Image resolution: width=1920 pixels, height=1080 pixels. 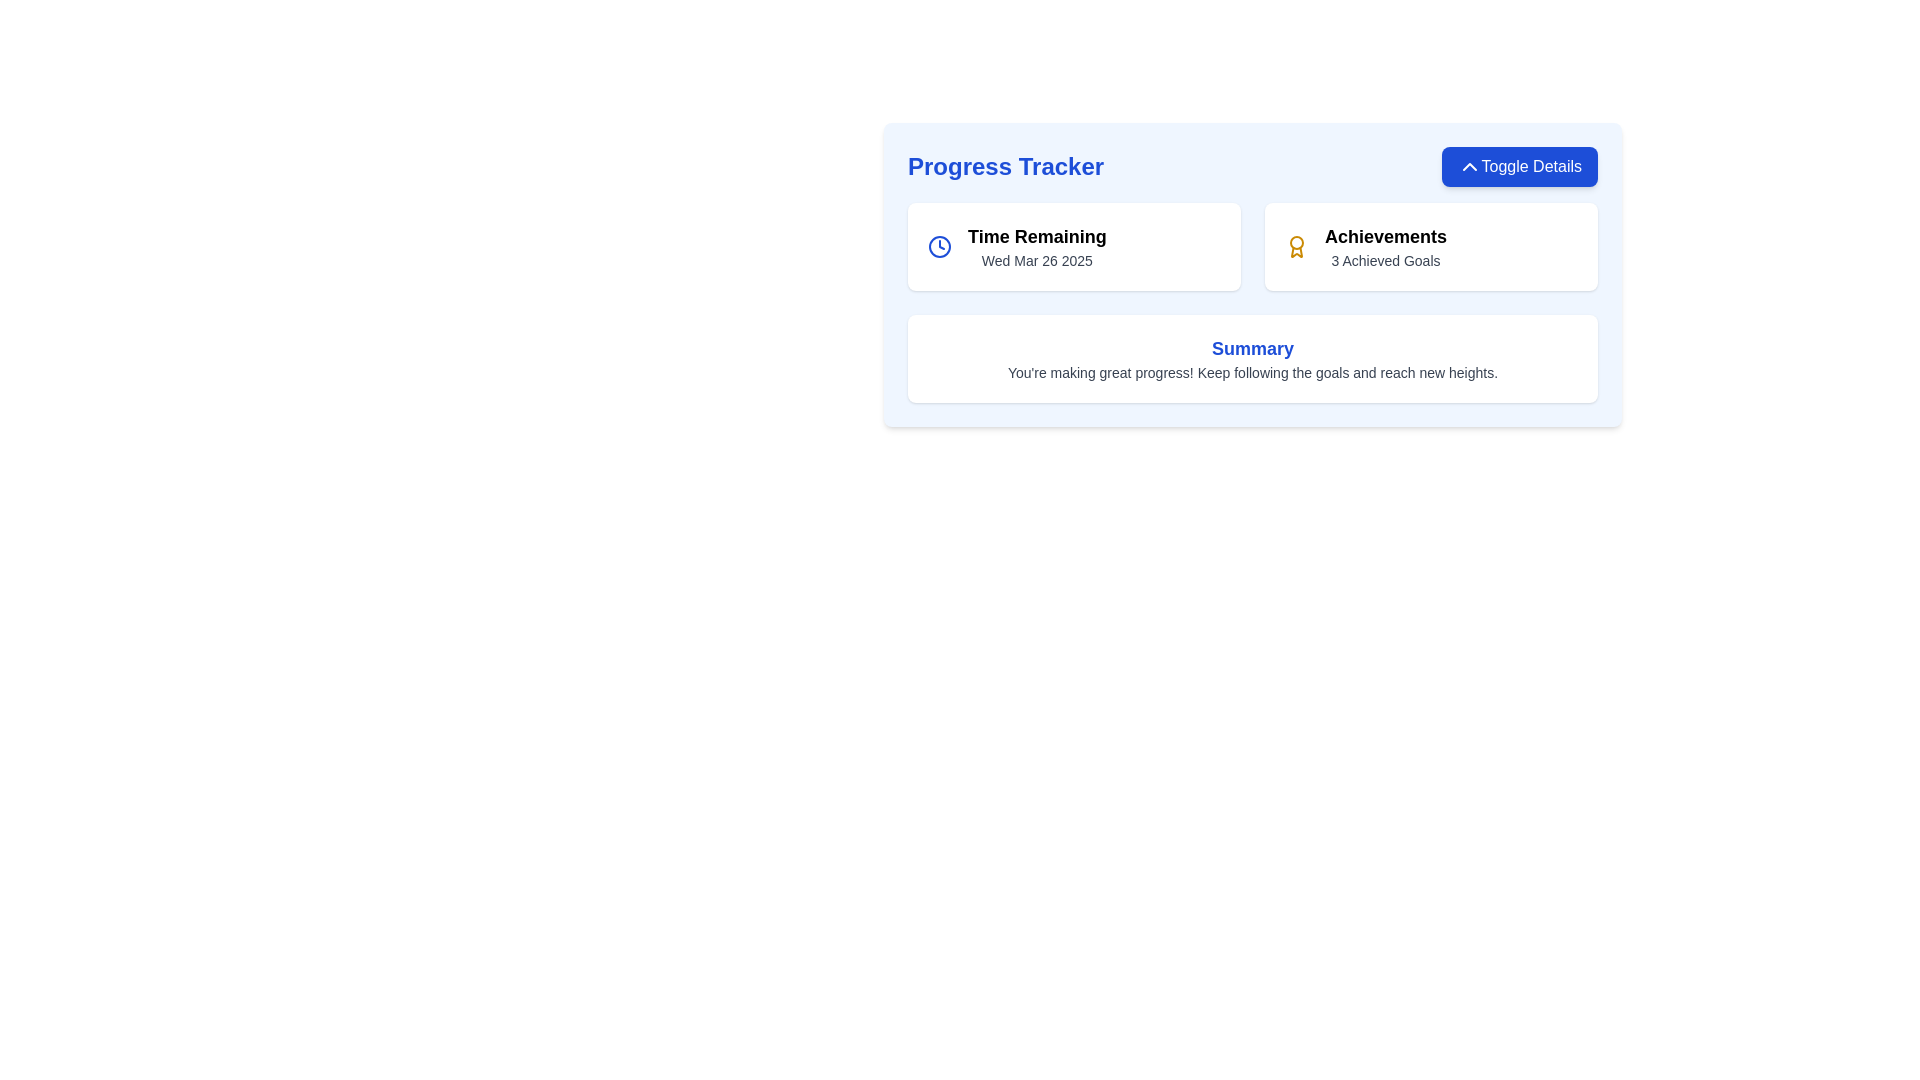 I want to click on the blue clock icon with a clean outline design, located to the left of the 'Time Remaining' label within a white card layout, so click(x=939, y=245).